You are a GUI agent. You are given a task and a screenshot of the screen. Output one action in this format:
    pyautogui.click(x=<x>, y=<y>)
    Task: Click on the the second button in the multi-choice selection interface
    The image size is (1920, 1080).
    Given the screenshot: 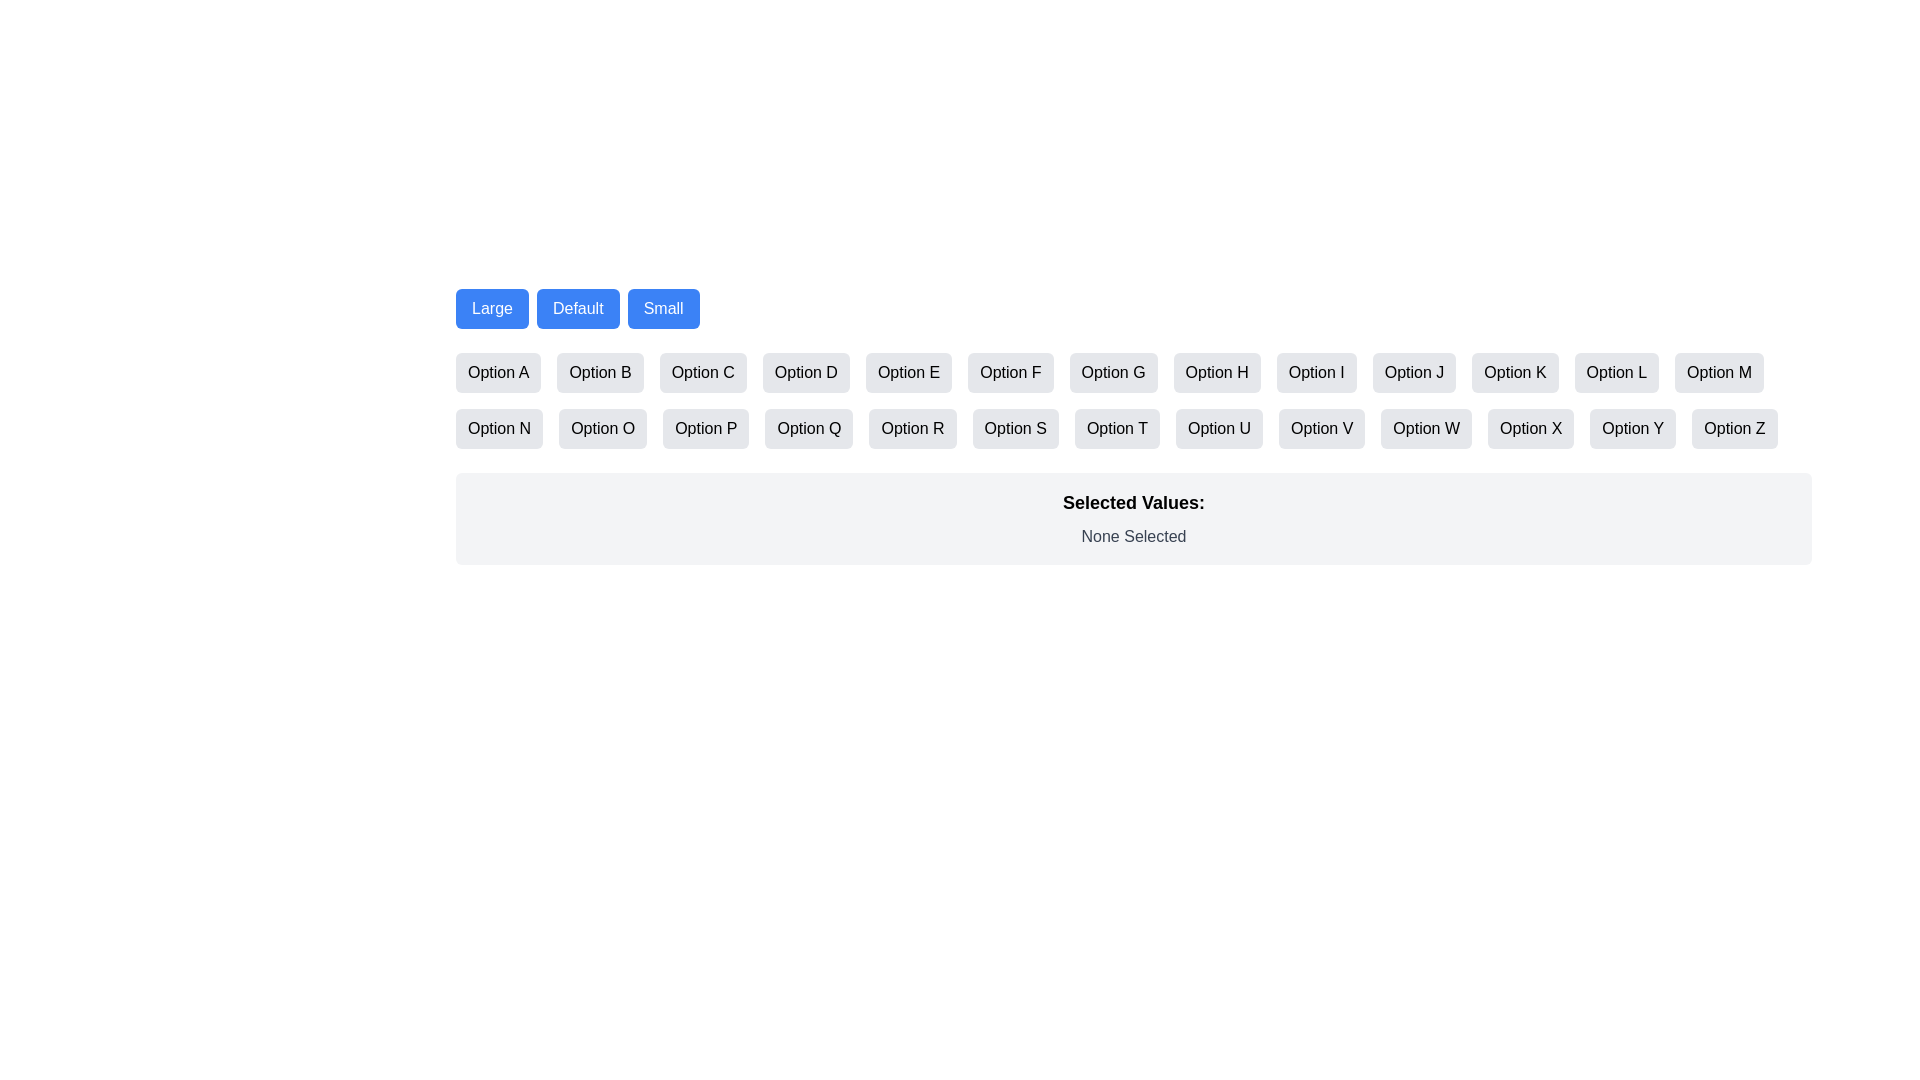 What is the action you would take?
    pyautogui.click(x=599, y=373)
    